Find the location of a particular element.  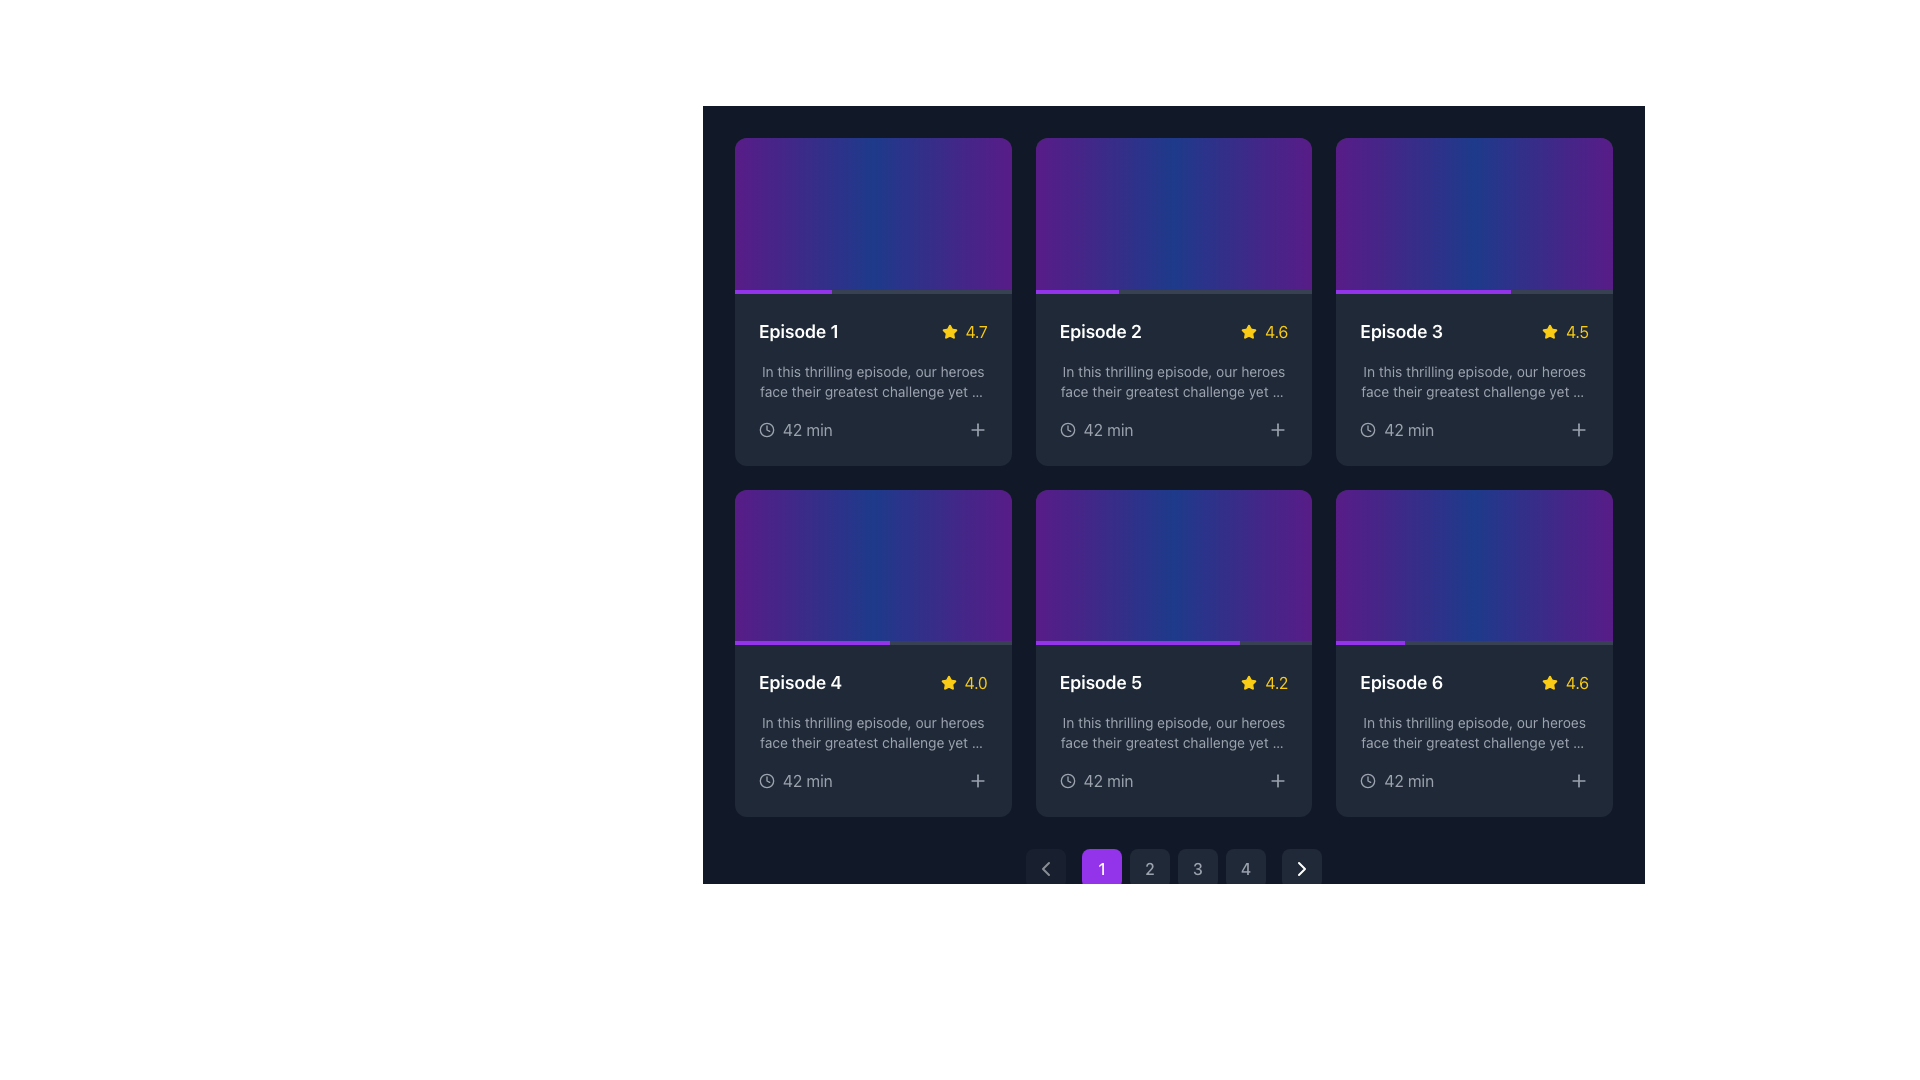

text label element displaying the number '4.5' styled in bold yellow font, located next to the star icon on the third card in the top row of the grid layout for 'Episode 3' is located at coordinates (1576, 330).